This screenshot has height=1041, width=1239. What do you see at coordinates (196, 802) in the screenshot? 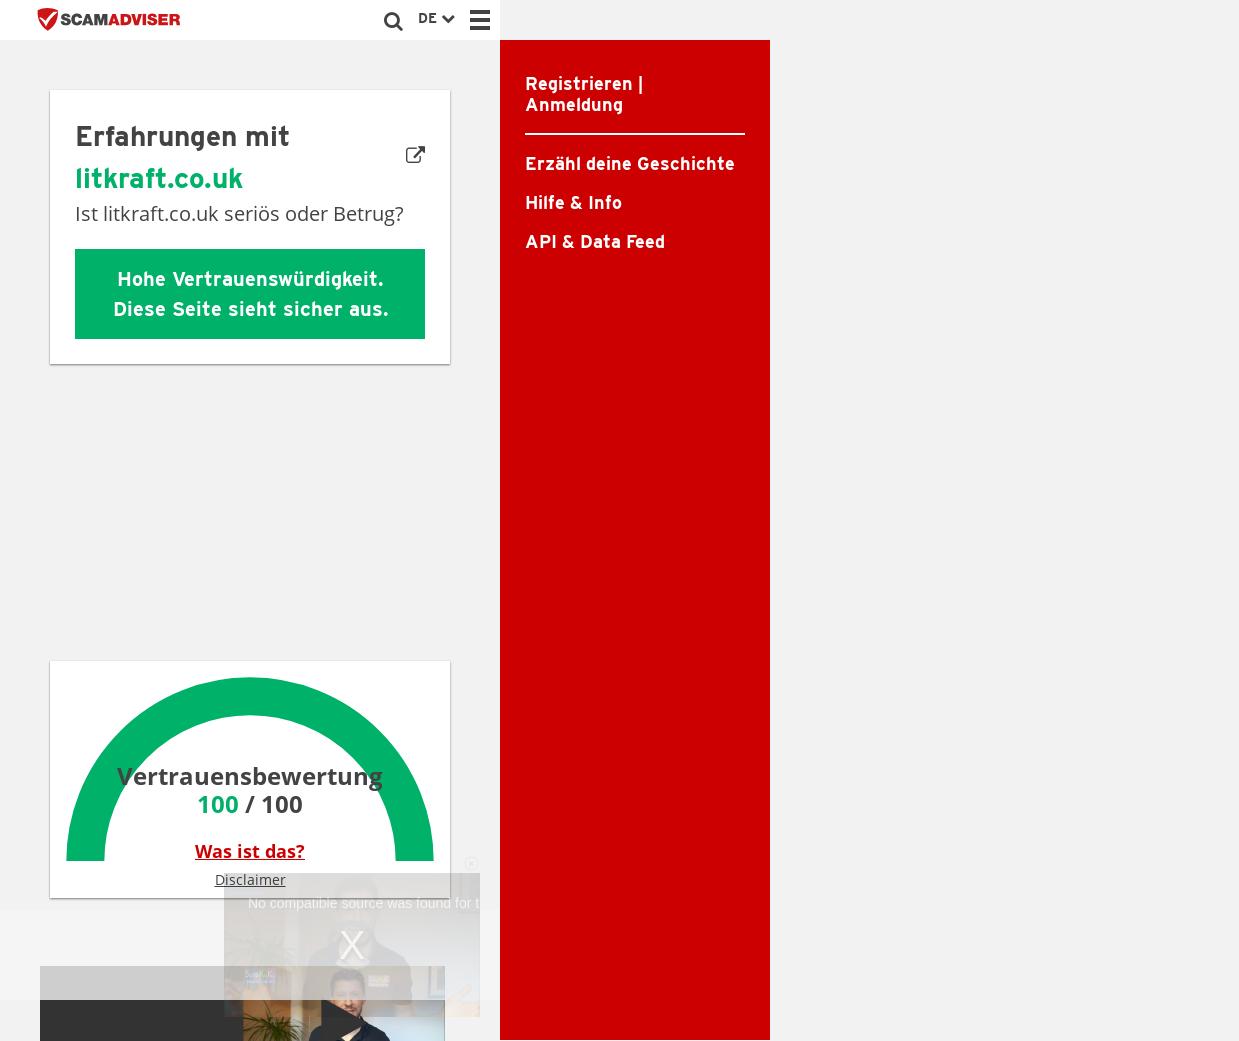
I see `'100'` at bounding box center [196, 802].